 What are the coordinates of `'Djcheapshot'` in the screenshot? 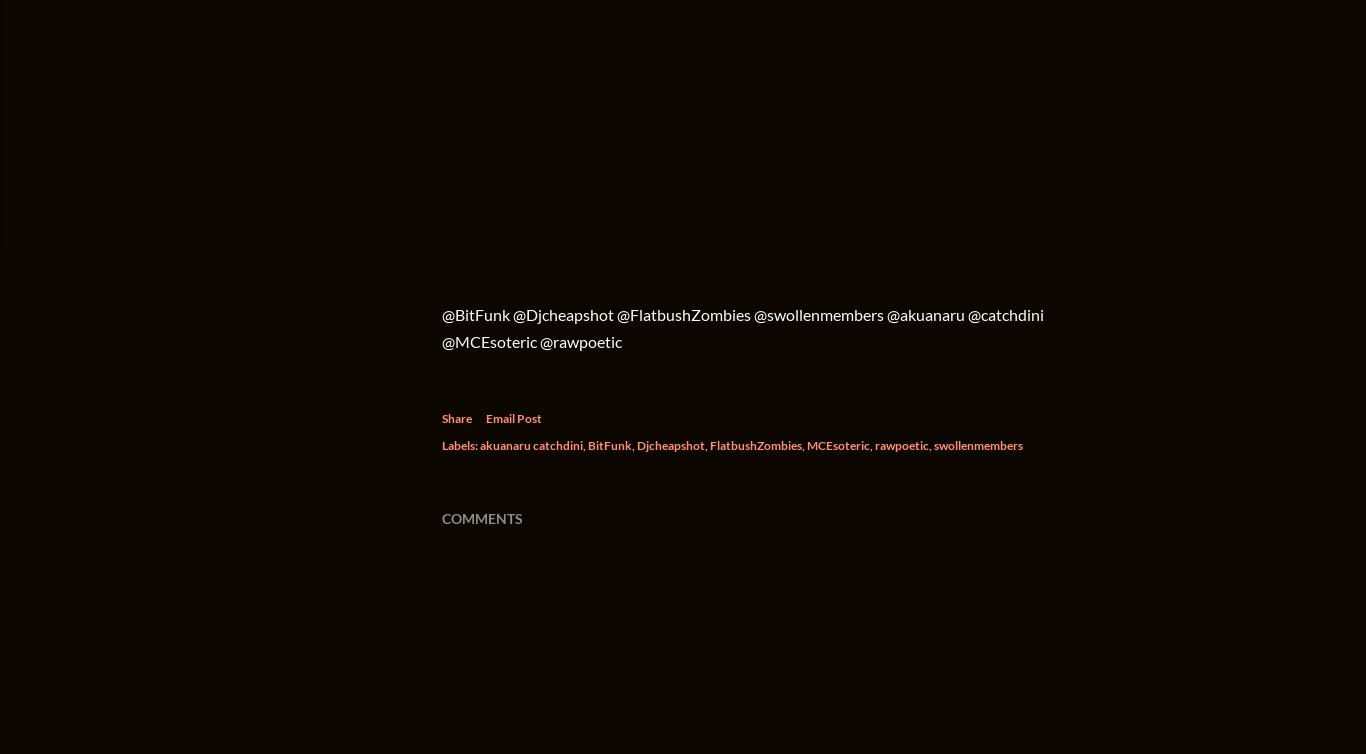 It's located at (635, 445).